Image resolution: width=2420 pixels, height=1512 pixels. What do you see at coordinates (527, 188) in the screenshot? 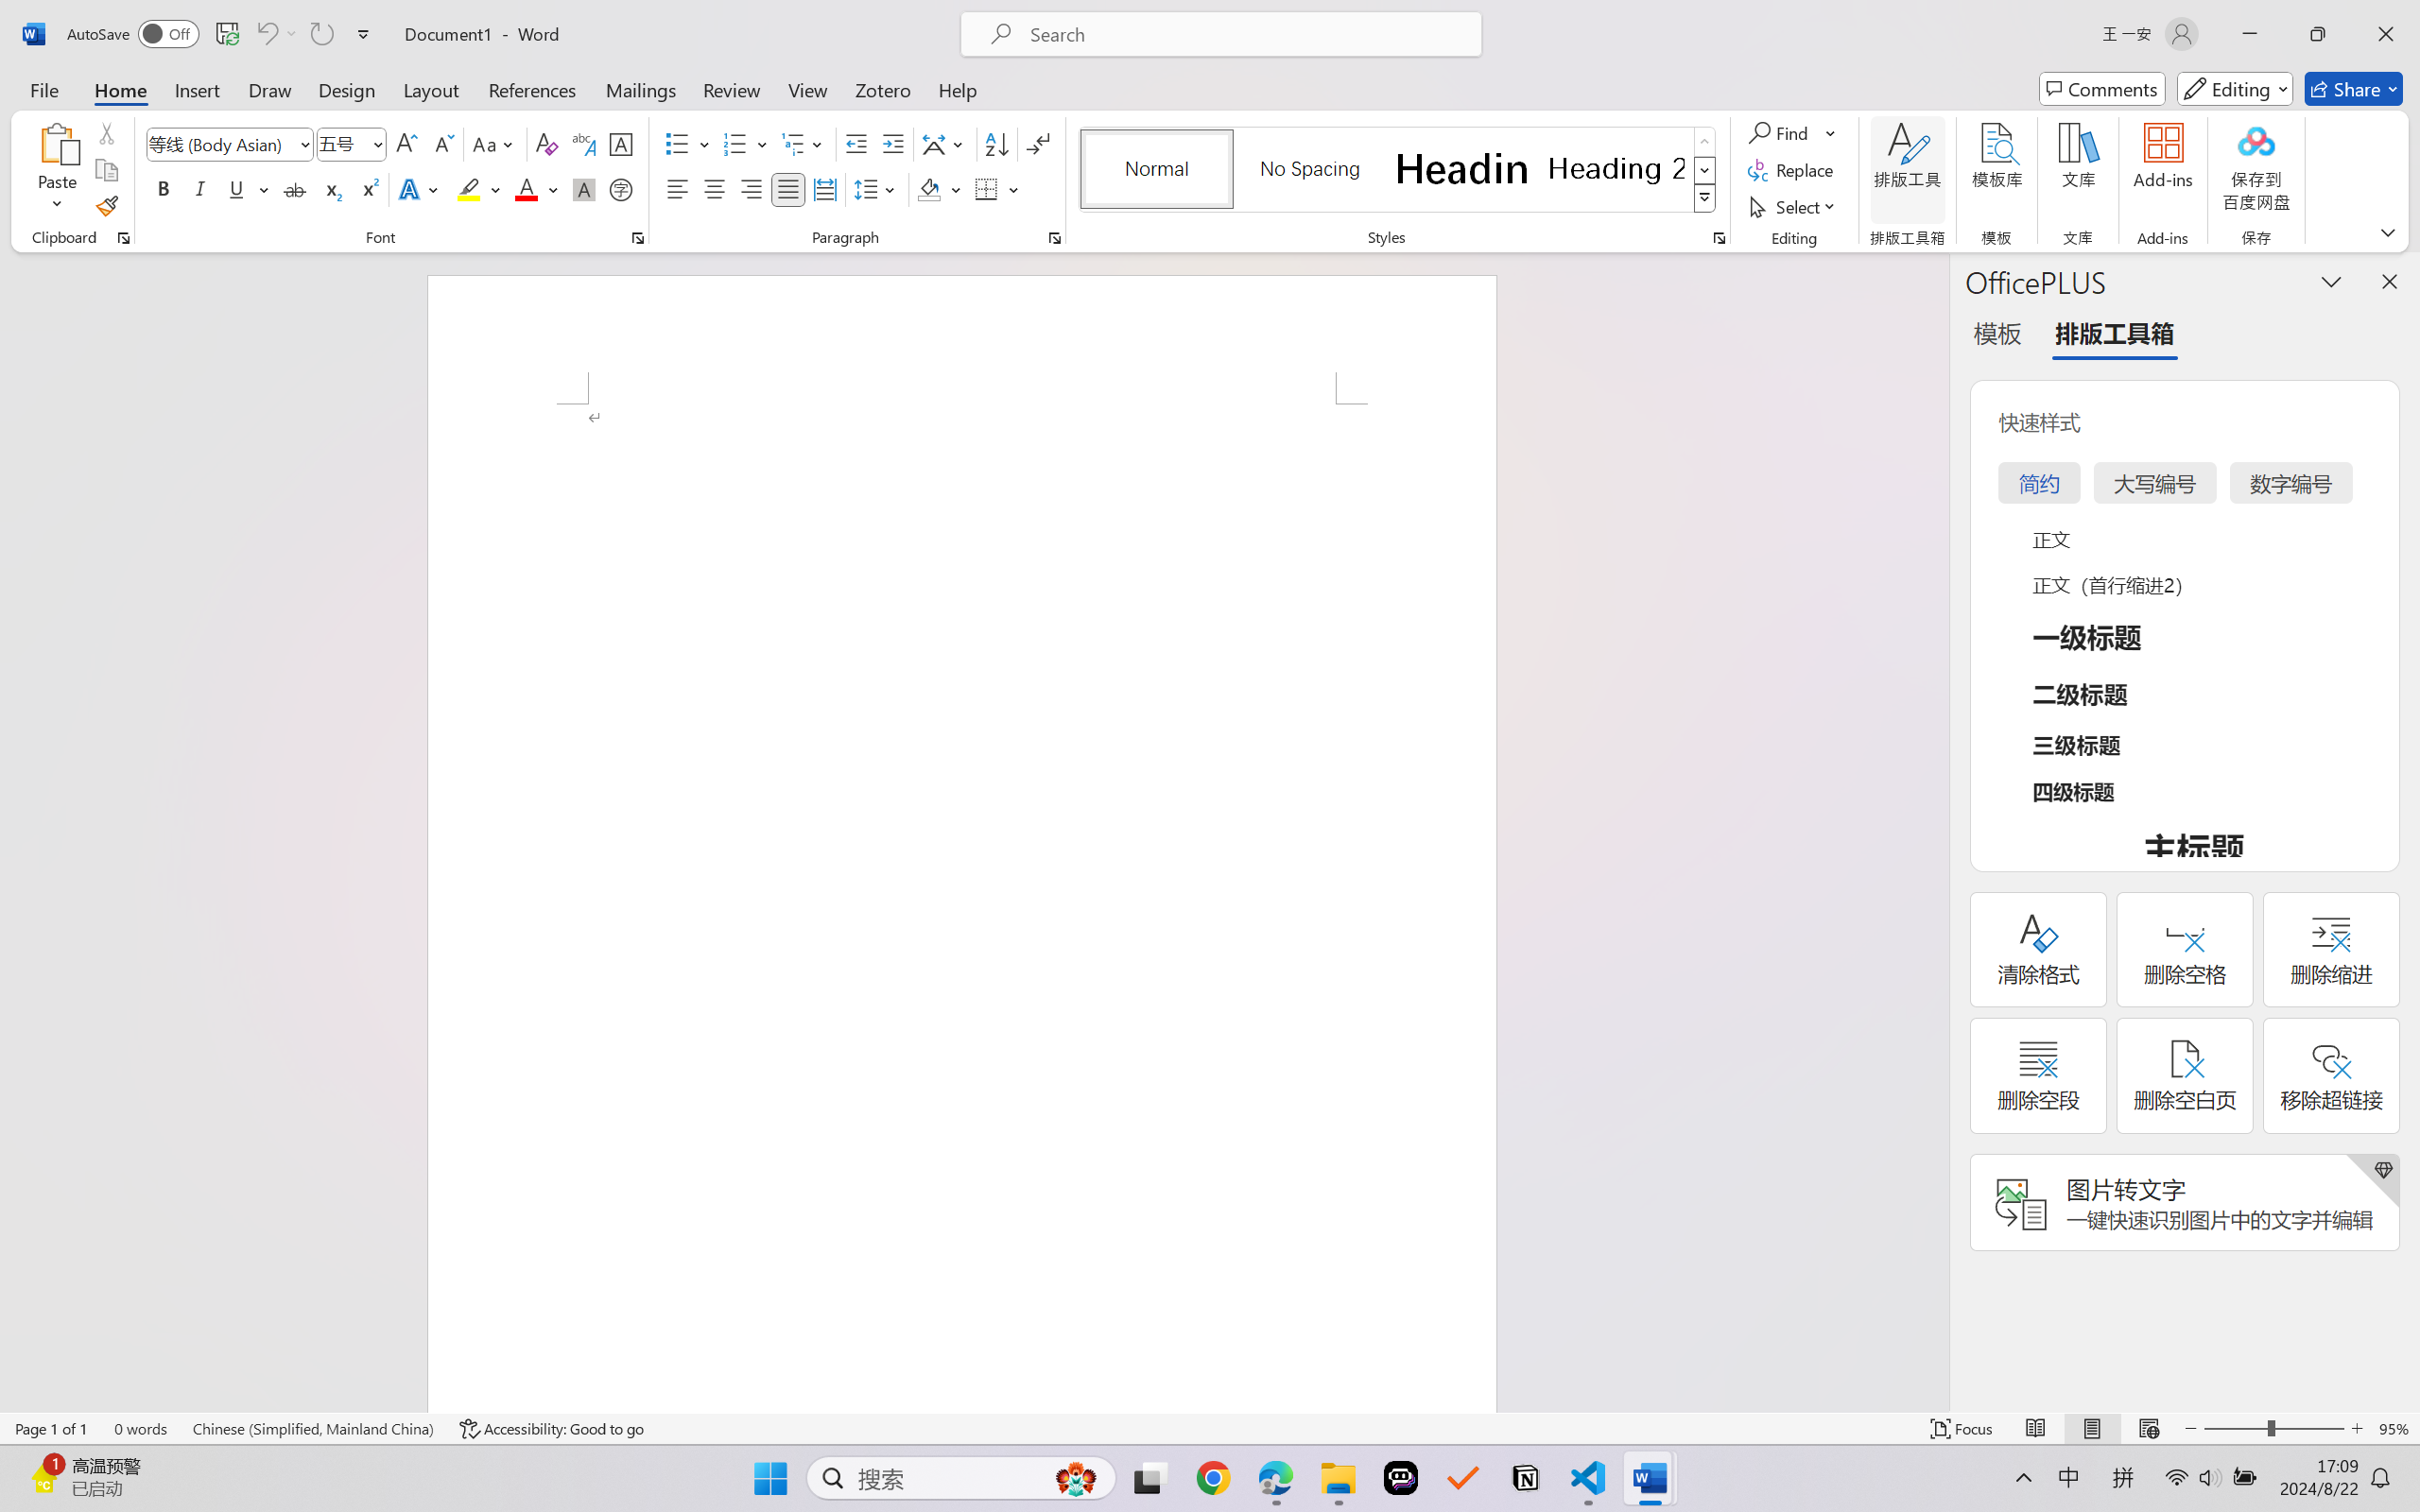
I see `'Font Color Red'` at bounding box center [527, 188].